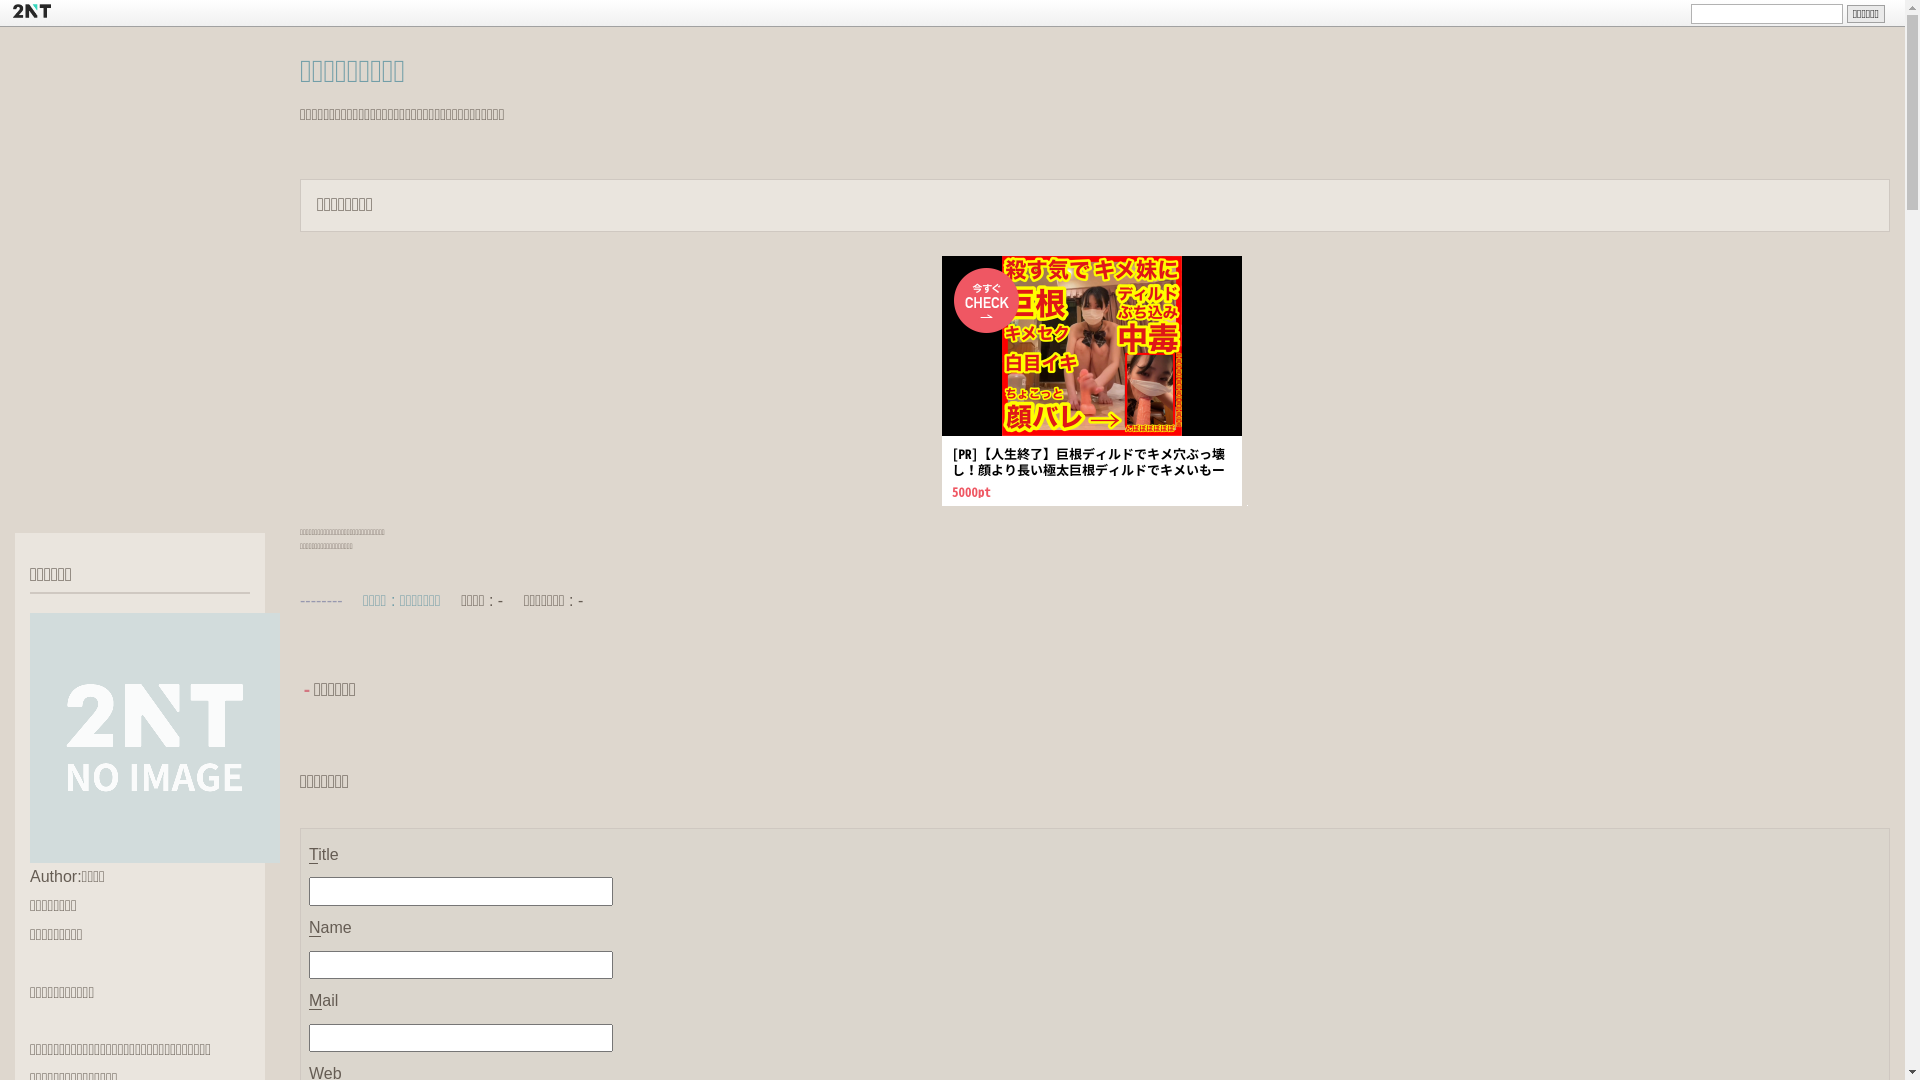 The image size is (1920, 1080). Describe the element at coordinates (298, 599) in the screenshot. I see `'--------'` at that location.